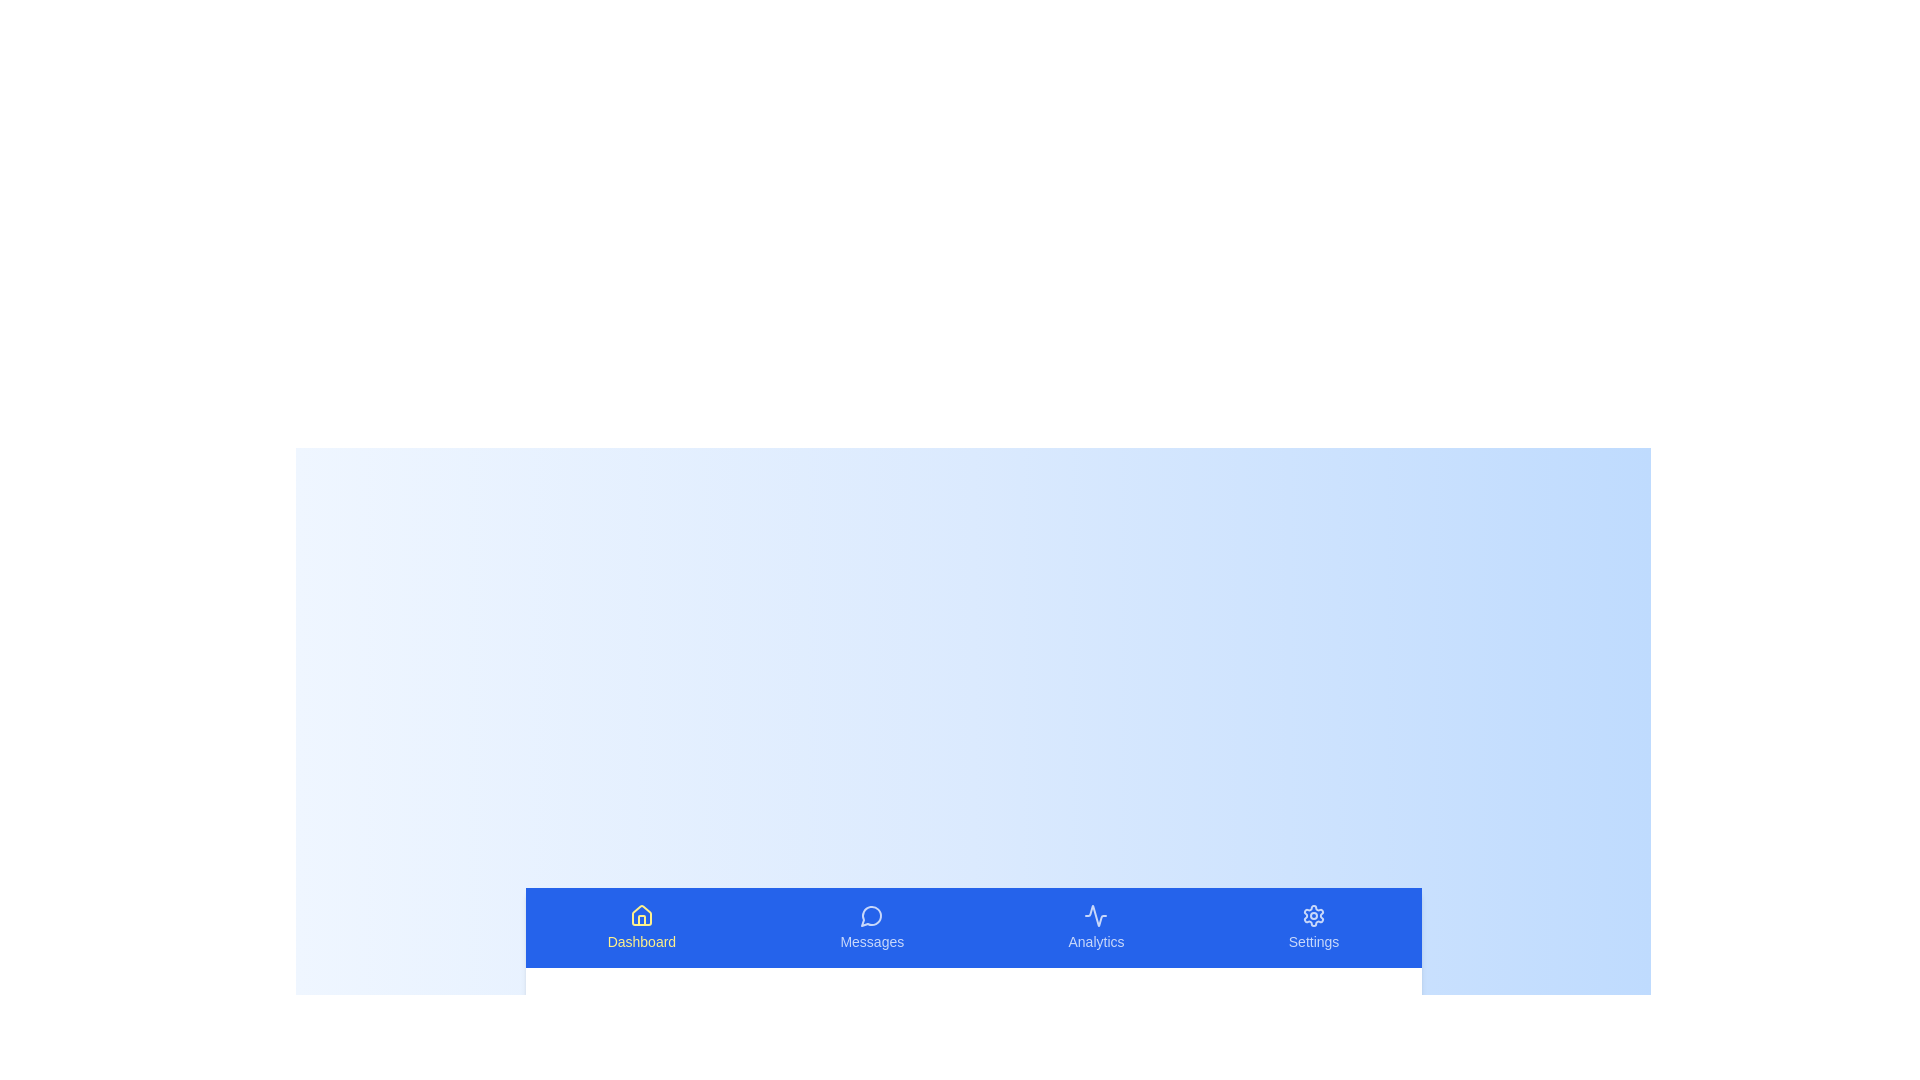  Describe the element at coordinates (872, 928) in the screenshot. I see `the tab labeled 'Messages' to observe the hover effect` at that location.